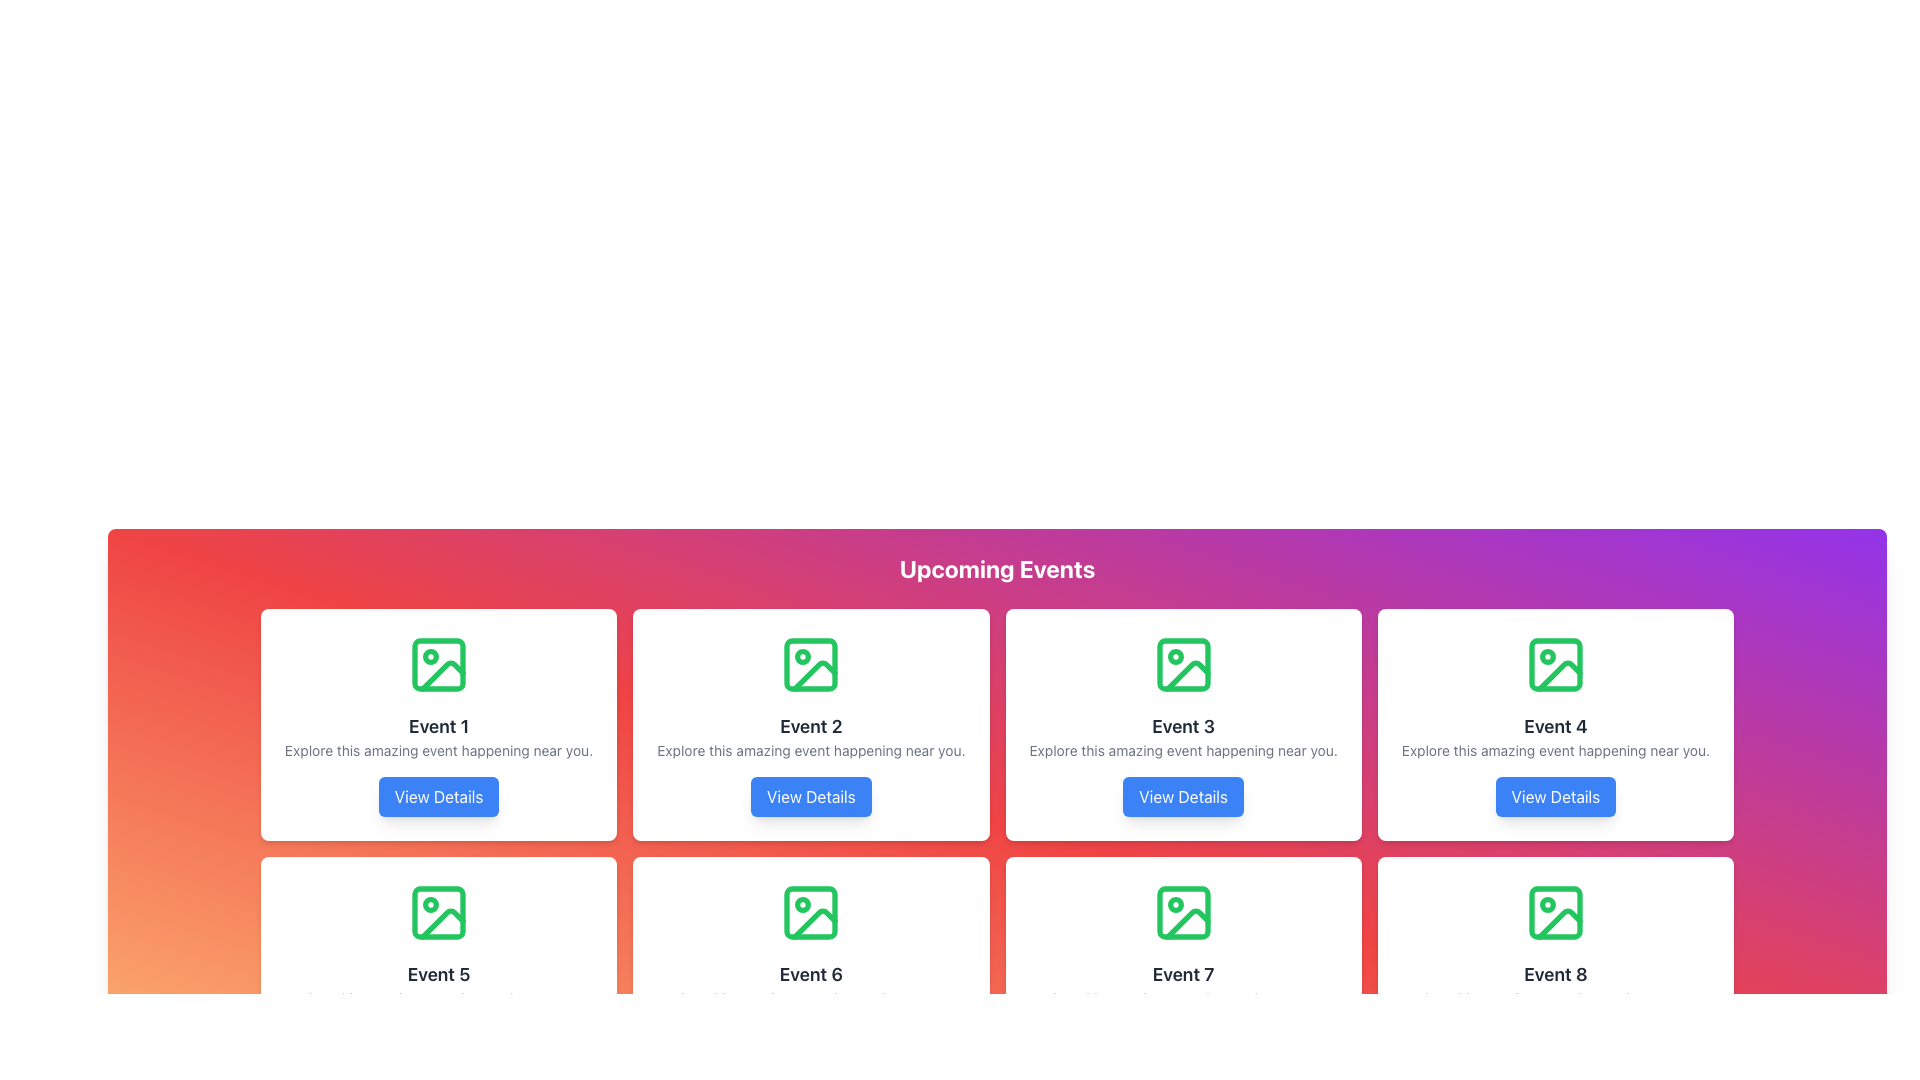 The height and width of the screenshot is (1080, 1920). I want to click on the button located in the second card under 'Upcoming Events', so click(811, 796).